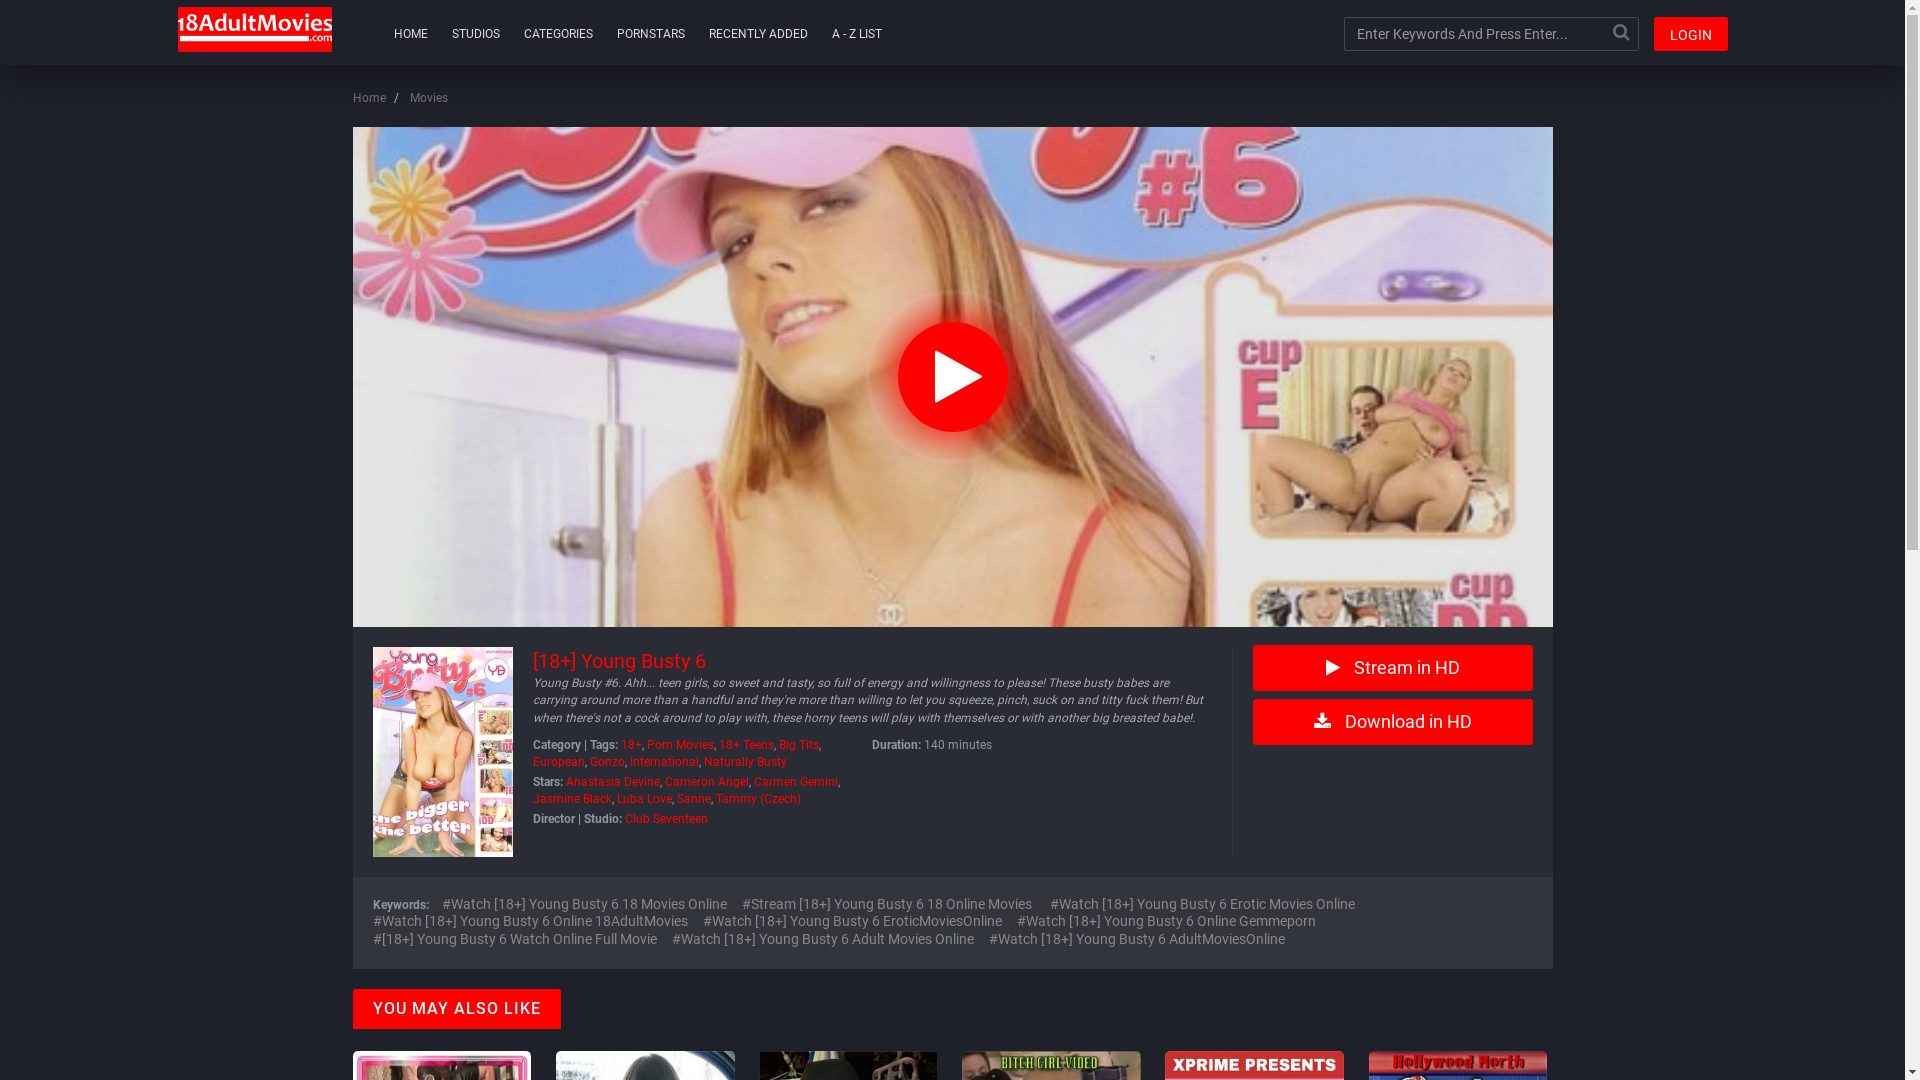 The height and width of the screenshot is (1080, 1920). I want to click on 'Watch [18+] Young Busty 6 Online 18AdultMovies', so click(529, 921).